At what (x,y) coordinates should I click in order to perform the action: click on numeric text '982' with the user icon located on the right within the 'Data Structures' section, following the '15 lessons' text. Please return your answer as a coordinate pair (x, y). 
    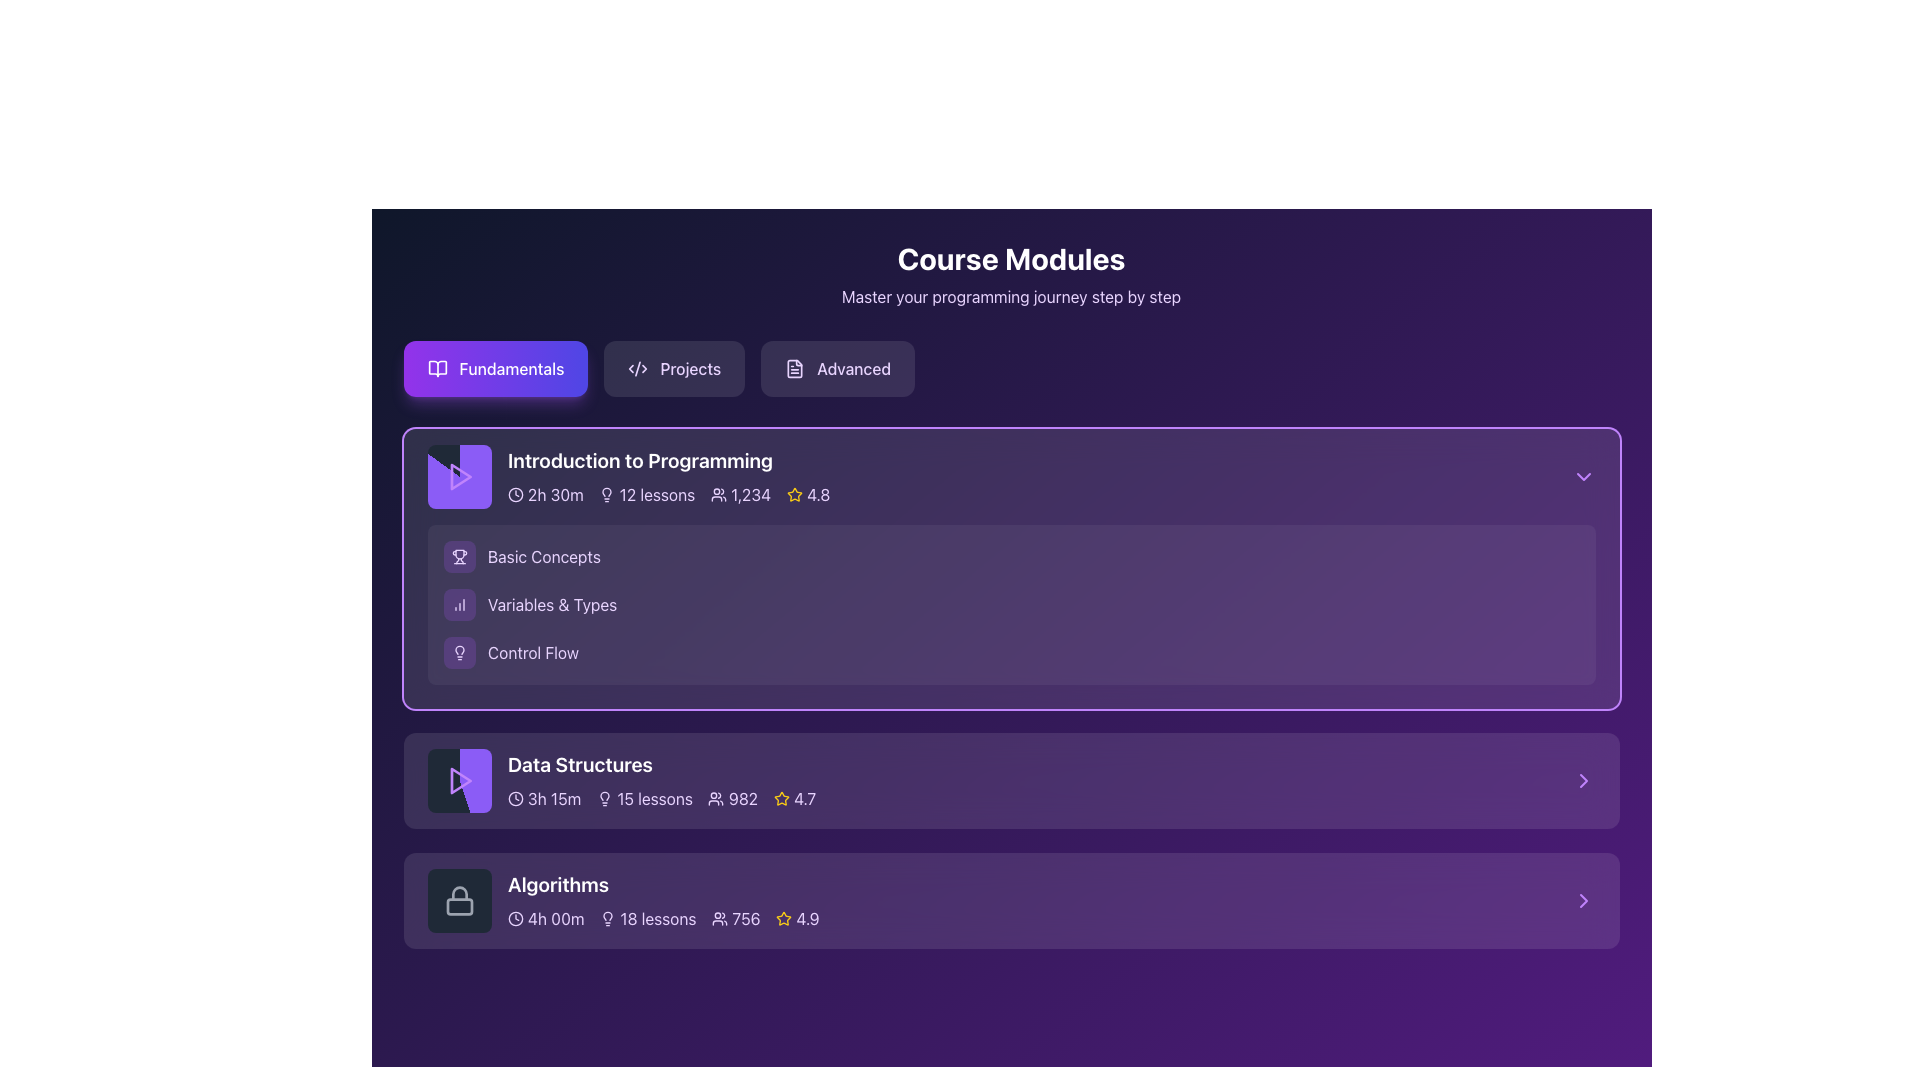
    Looking at the image, I should click on (732, 797).